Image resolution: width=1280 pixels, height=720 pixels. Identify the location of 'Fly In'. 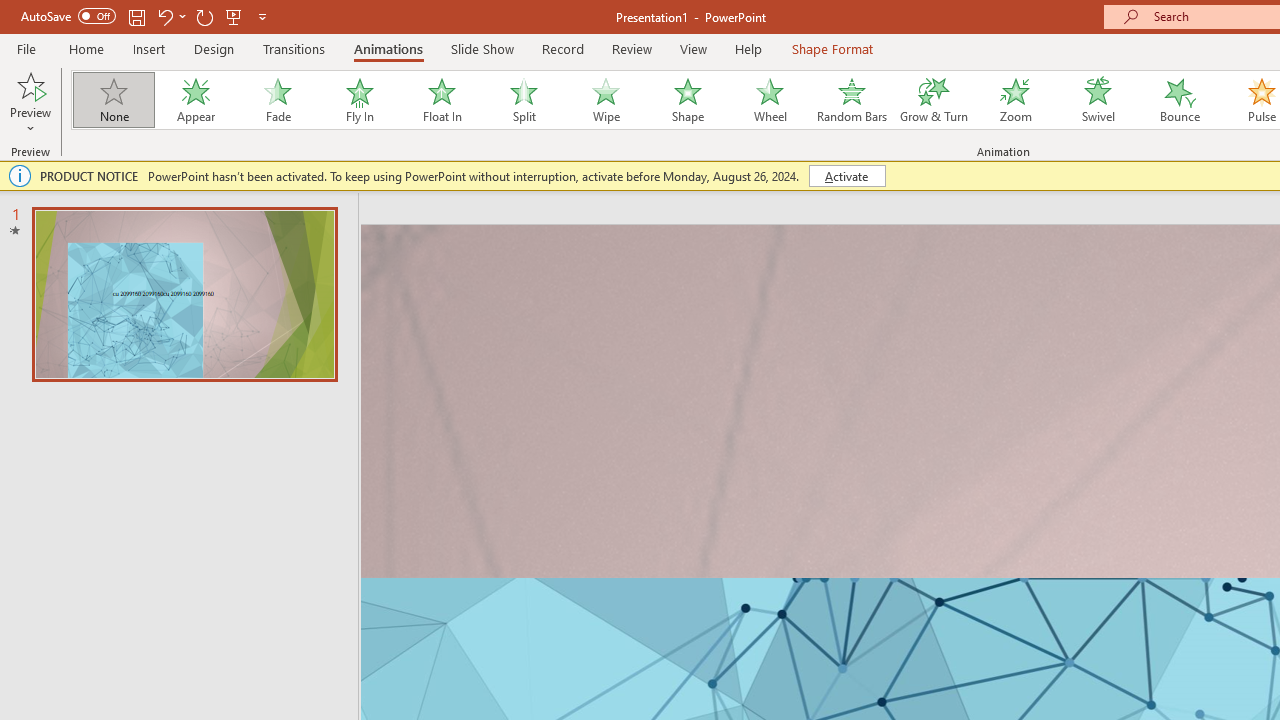
(359, 100).